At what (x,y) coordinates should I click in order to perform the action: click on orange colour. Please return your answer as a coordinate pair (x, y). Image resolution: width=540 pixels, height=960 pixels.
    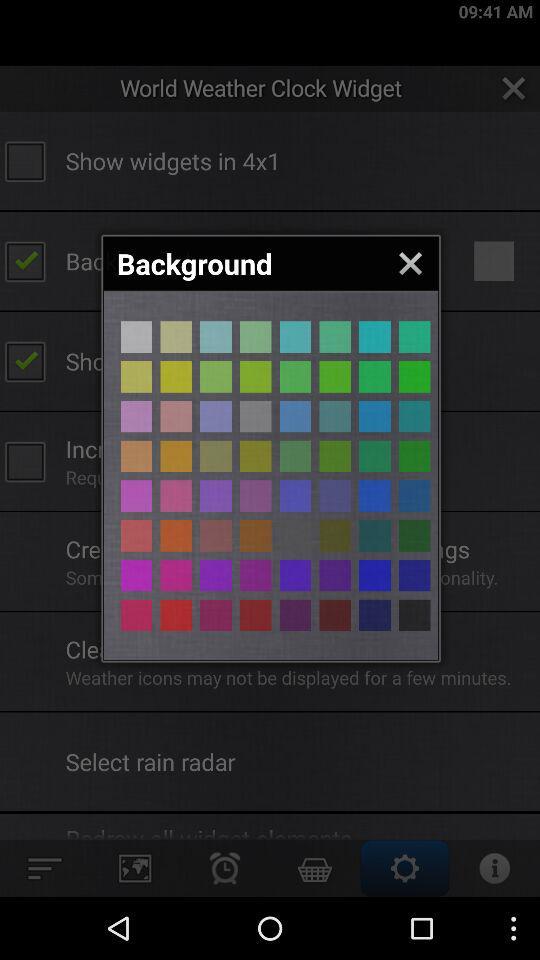
    Looking at the image, I should click on (176, 614).